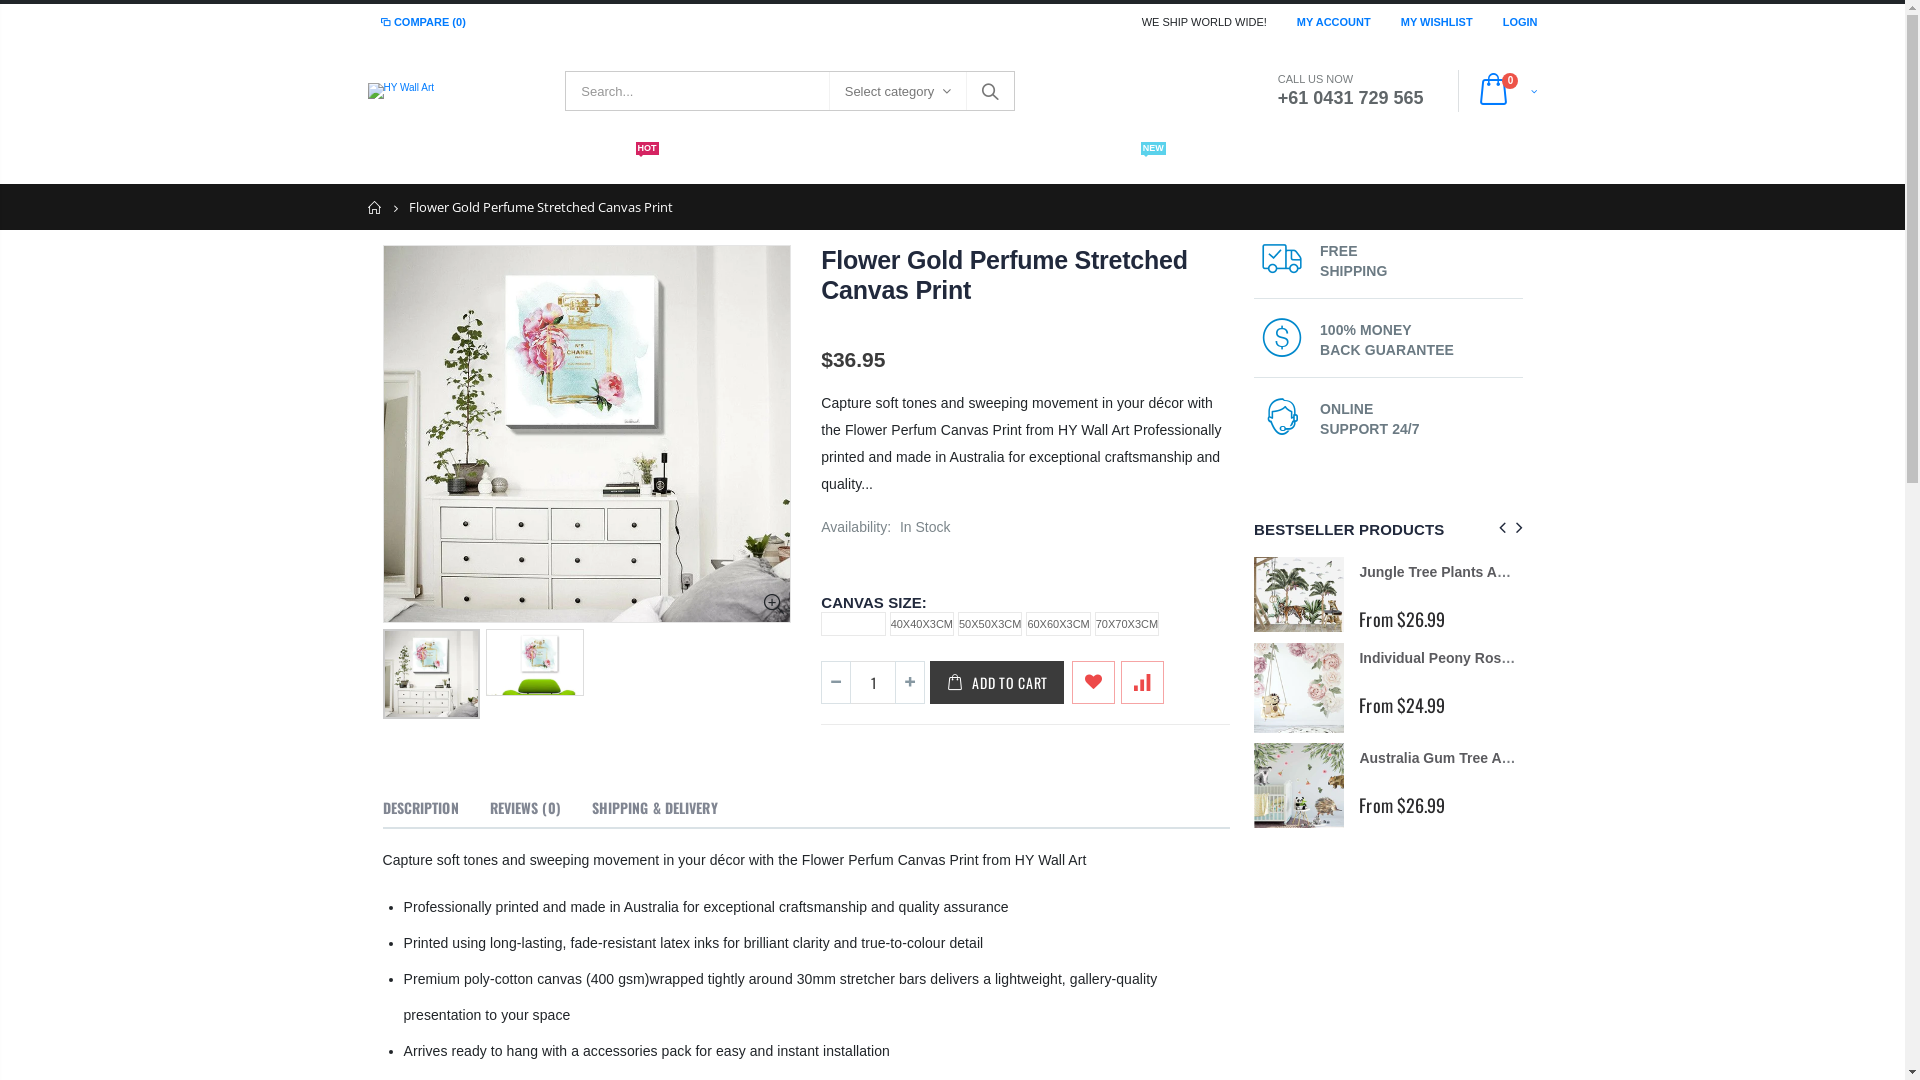 This screenshot has width=1920, height=1080. Describe the element at coordinates (732, 161) in the screenshot. I see `'WALL DECAL'` at that location.